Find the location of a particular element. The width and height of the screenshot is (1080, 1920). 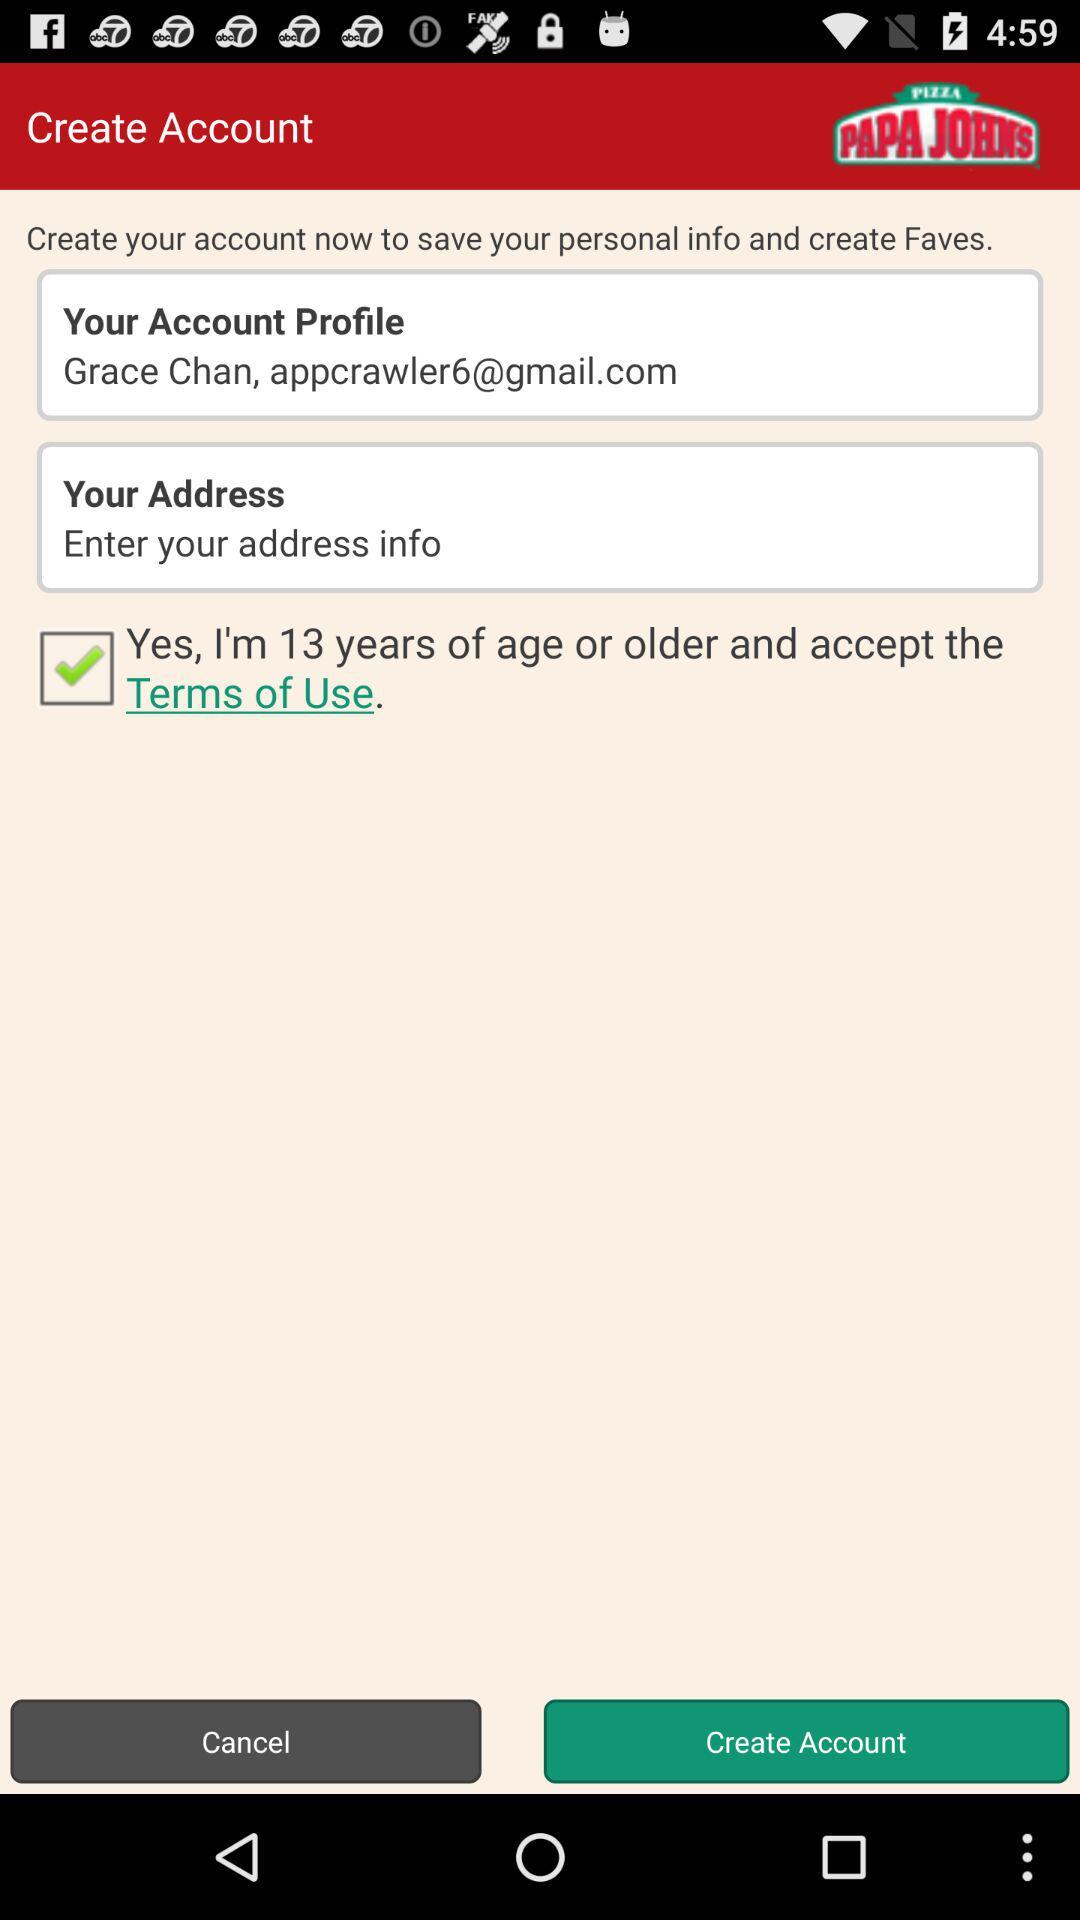

app next to yes i m app is located at coordinates (75, 666).